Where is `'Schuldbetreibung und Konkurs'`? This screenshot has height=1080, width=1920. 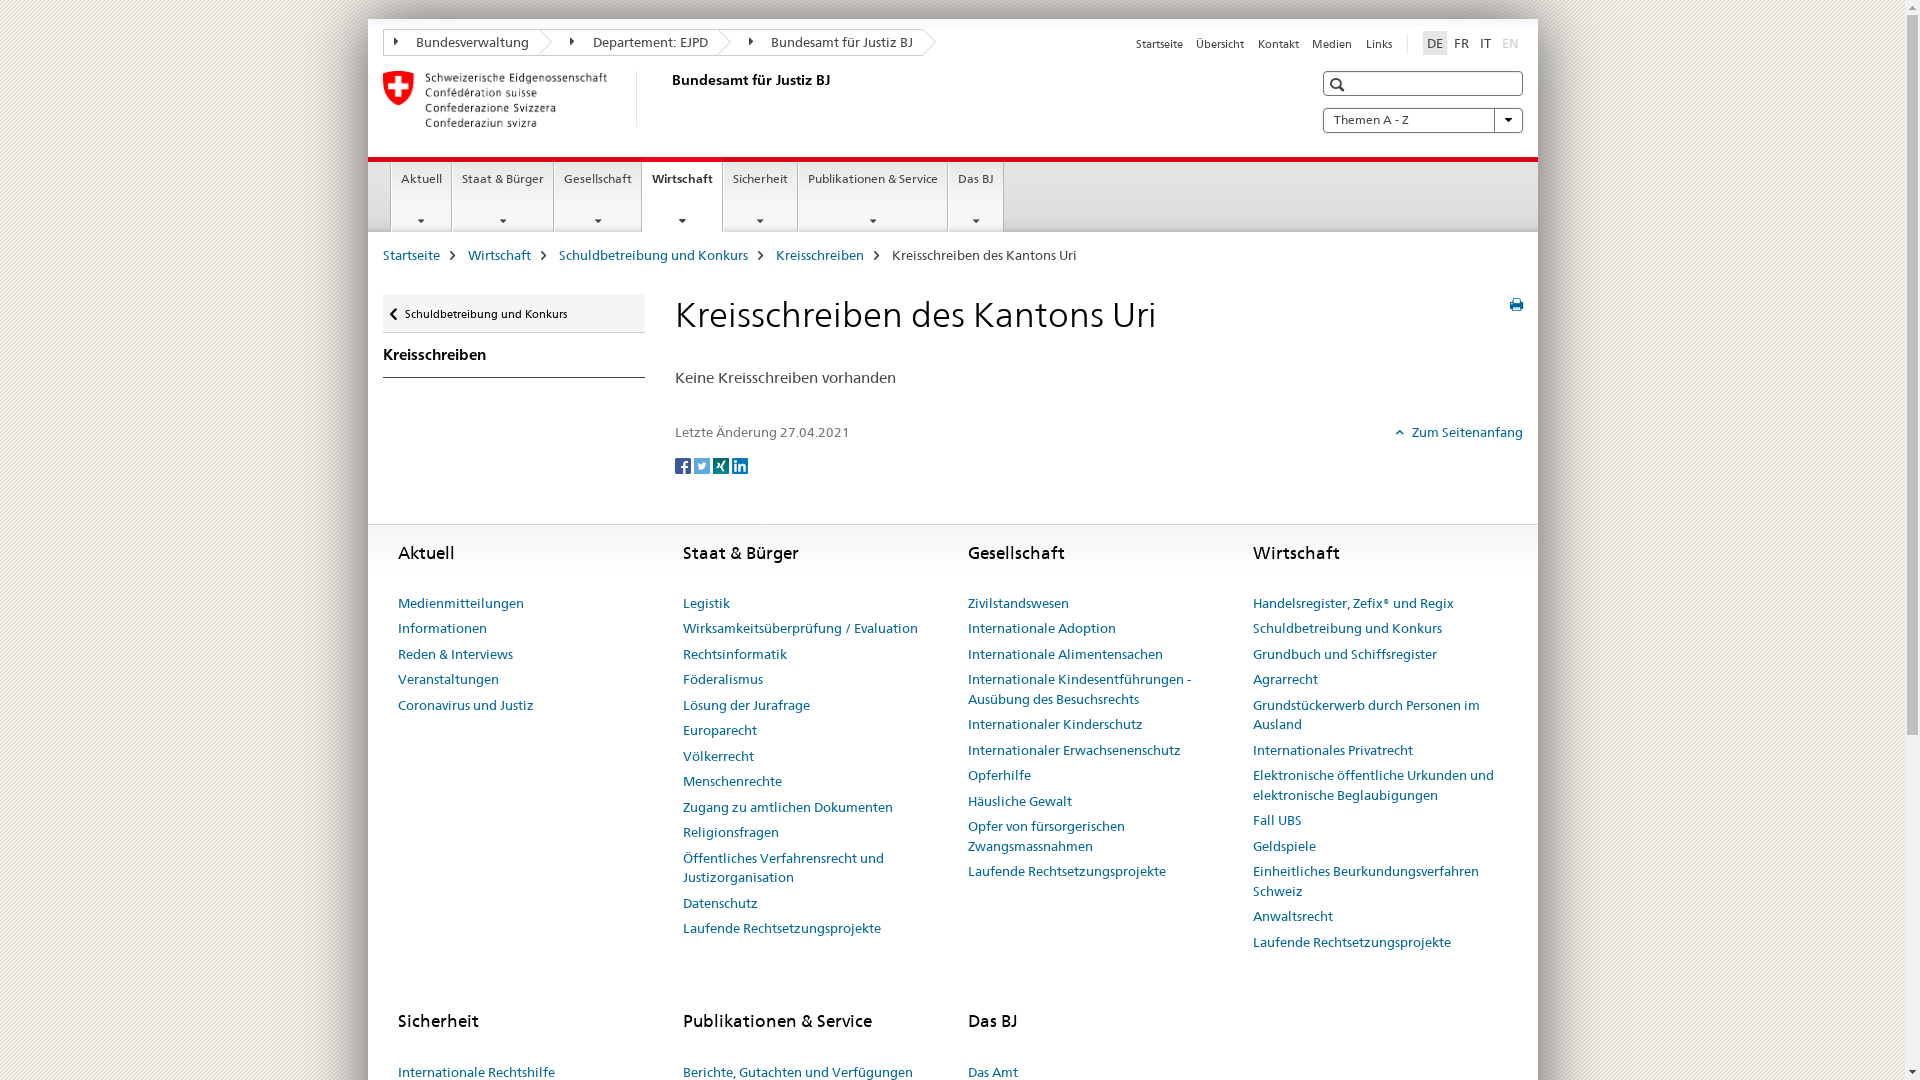 'Schuldbetreibung und Konkurs' is located at coordinates (652, 253).